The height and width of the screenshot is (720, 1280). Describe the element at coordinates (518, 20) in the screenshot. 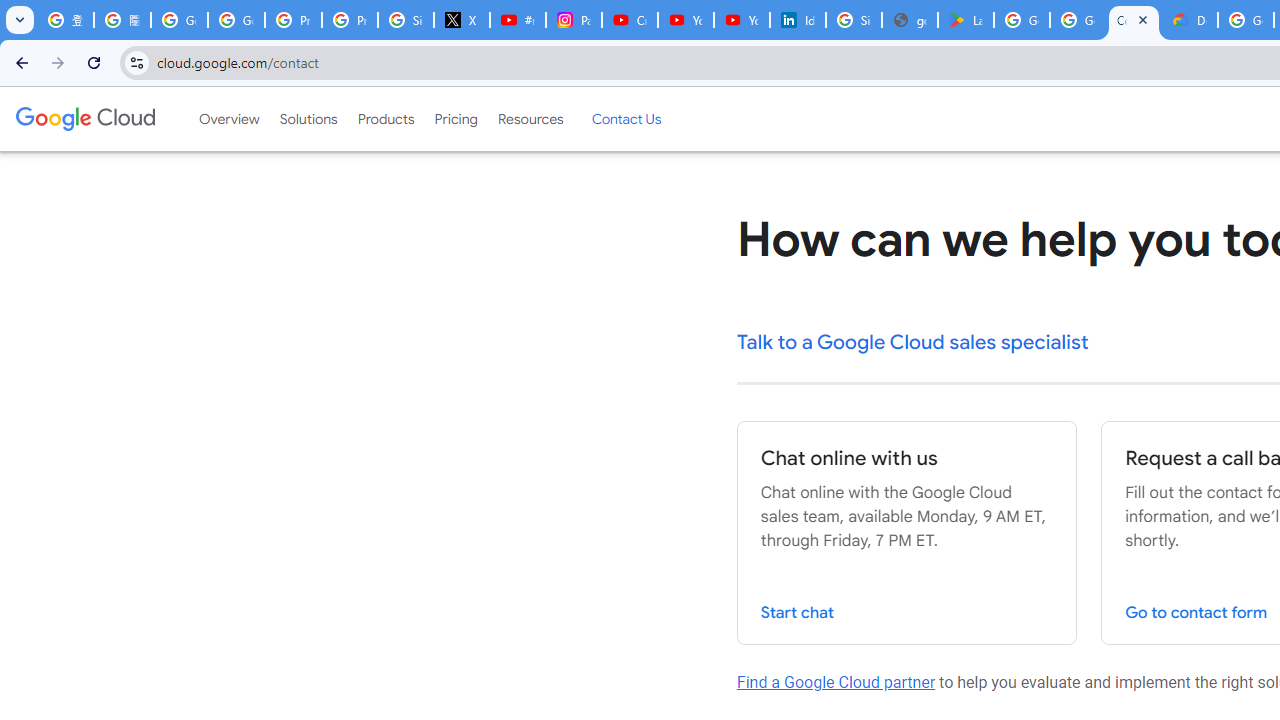

I see `'#nbabasketballhighlights - YouTube'` at that location.